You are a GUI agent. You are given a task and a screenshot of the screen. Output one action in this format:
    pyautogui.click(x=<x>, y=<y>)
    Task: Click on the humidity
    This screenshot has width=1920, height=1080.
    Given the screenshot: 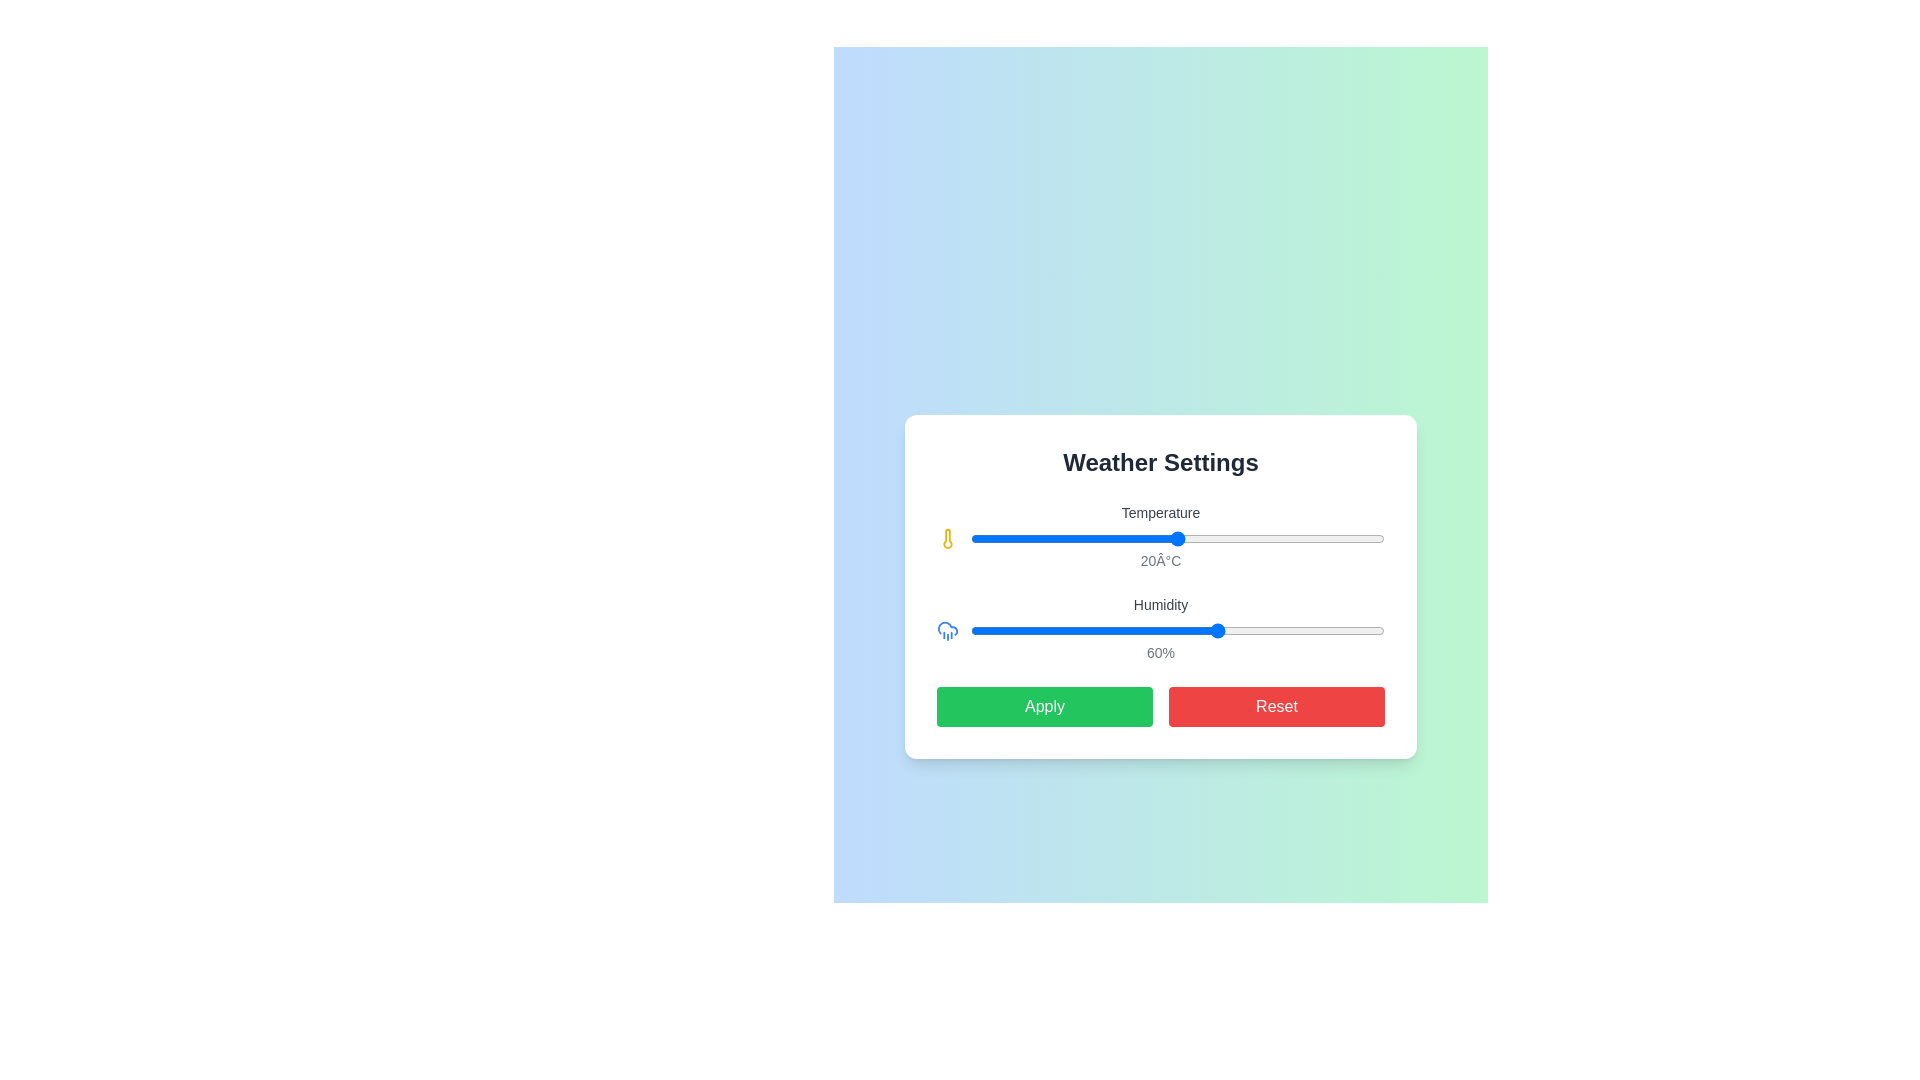 What is the action you would take?
    pyautogui.click(x=1182, y=631)
    